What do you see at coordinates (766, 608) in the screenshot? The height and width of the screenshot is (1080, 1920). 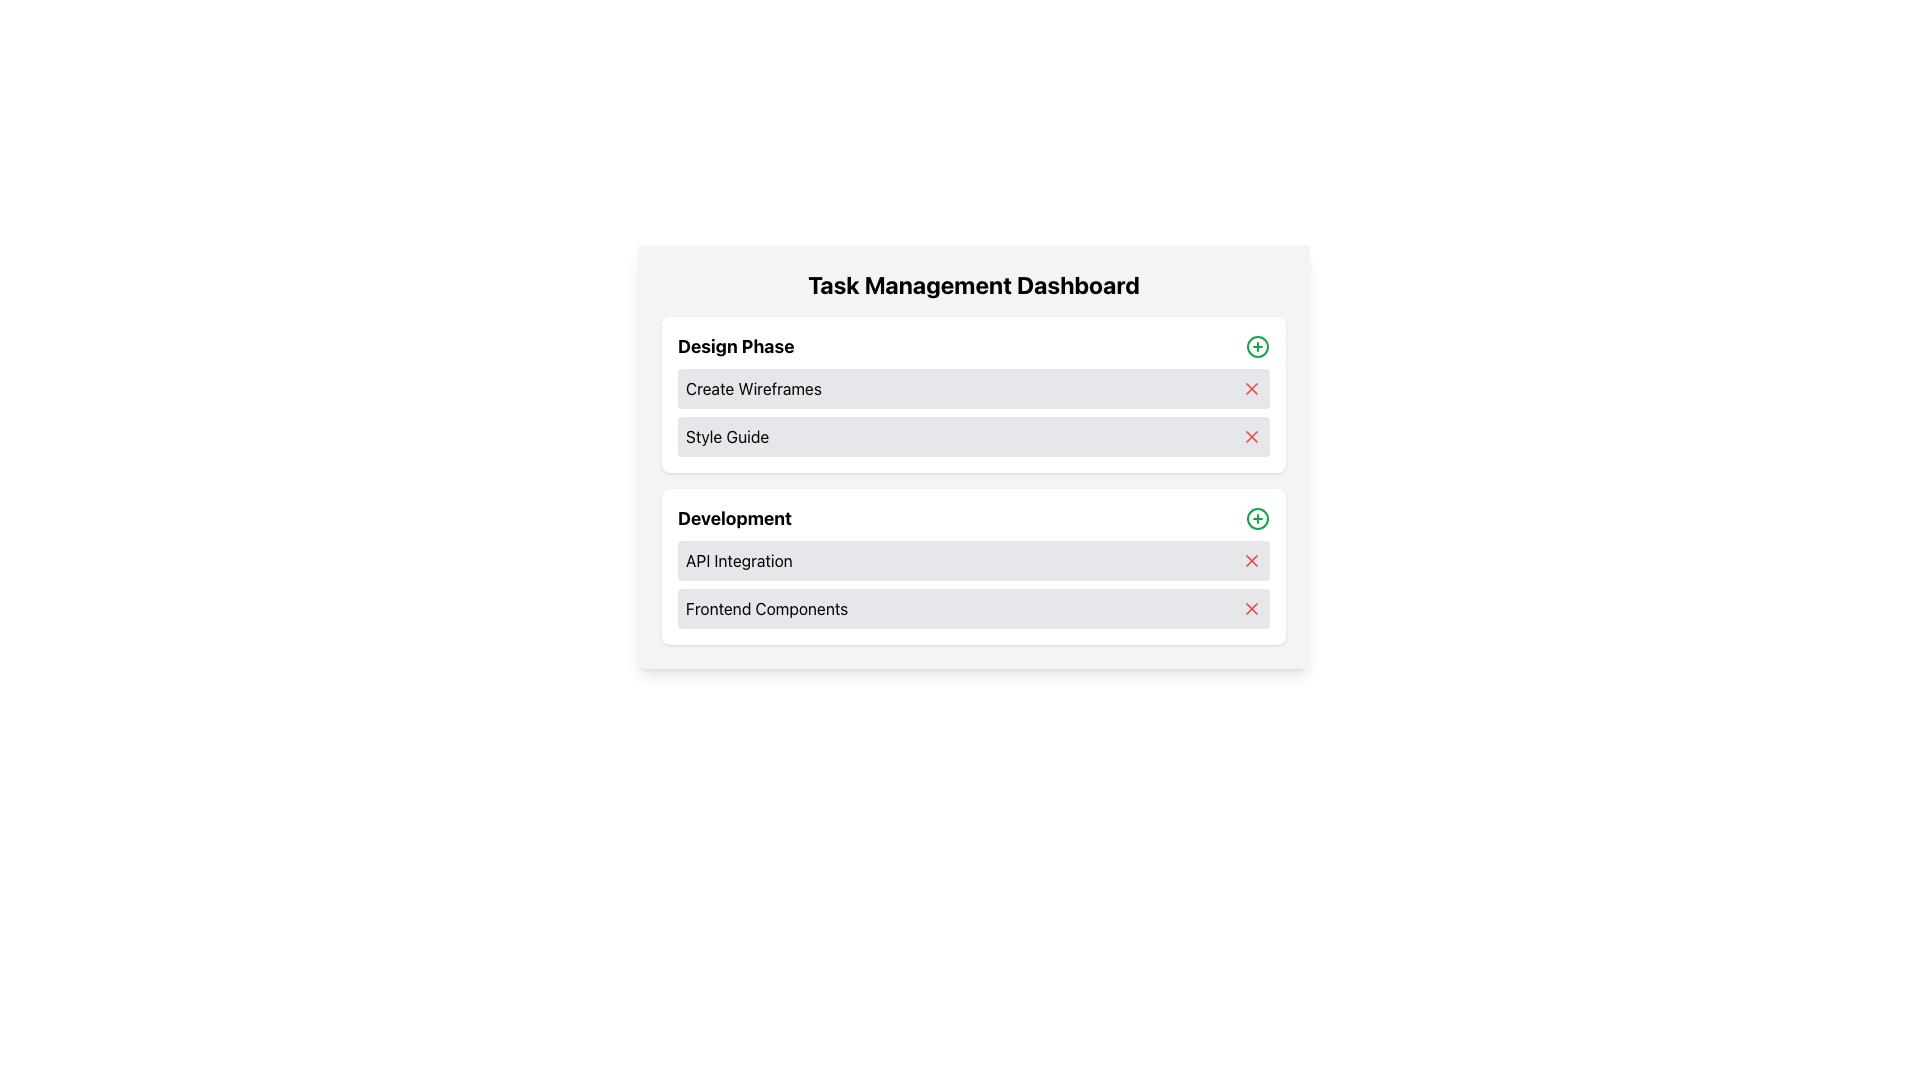 I see `the text label displaying 'Frontend Components' in bold font, located within the 'Development' section of the task list` at bounding box center [766, 608].